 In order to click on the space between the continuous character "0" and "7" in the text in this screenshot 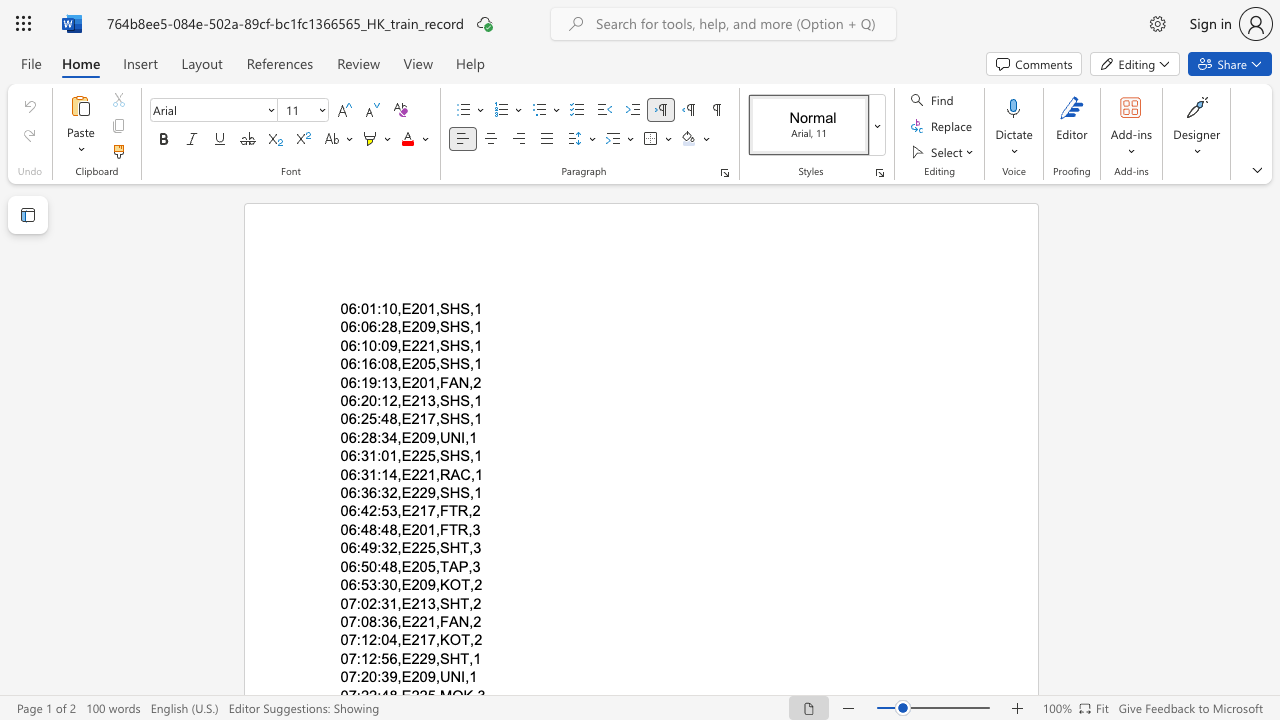, I will do `click(348, 620)`.